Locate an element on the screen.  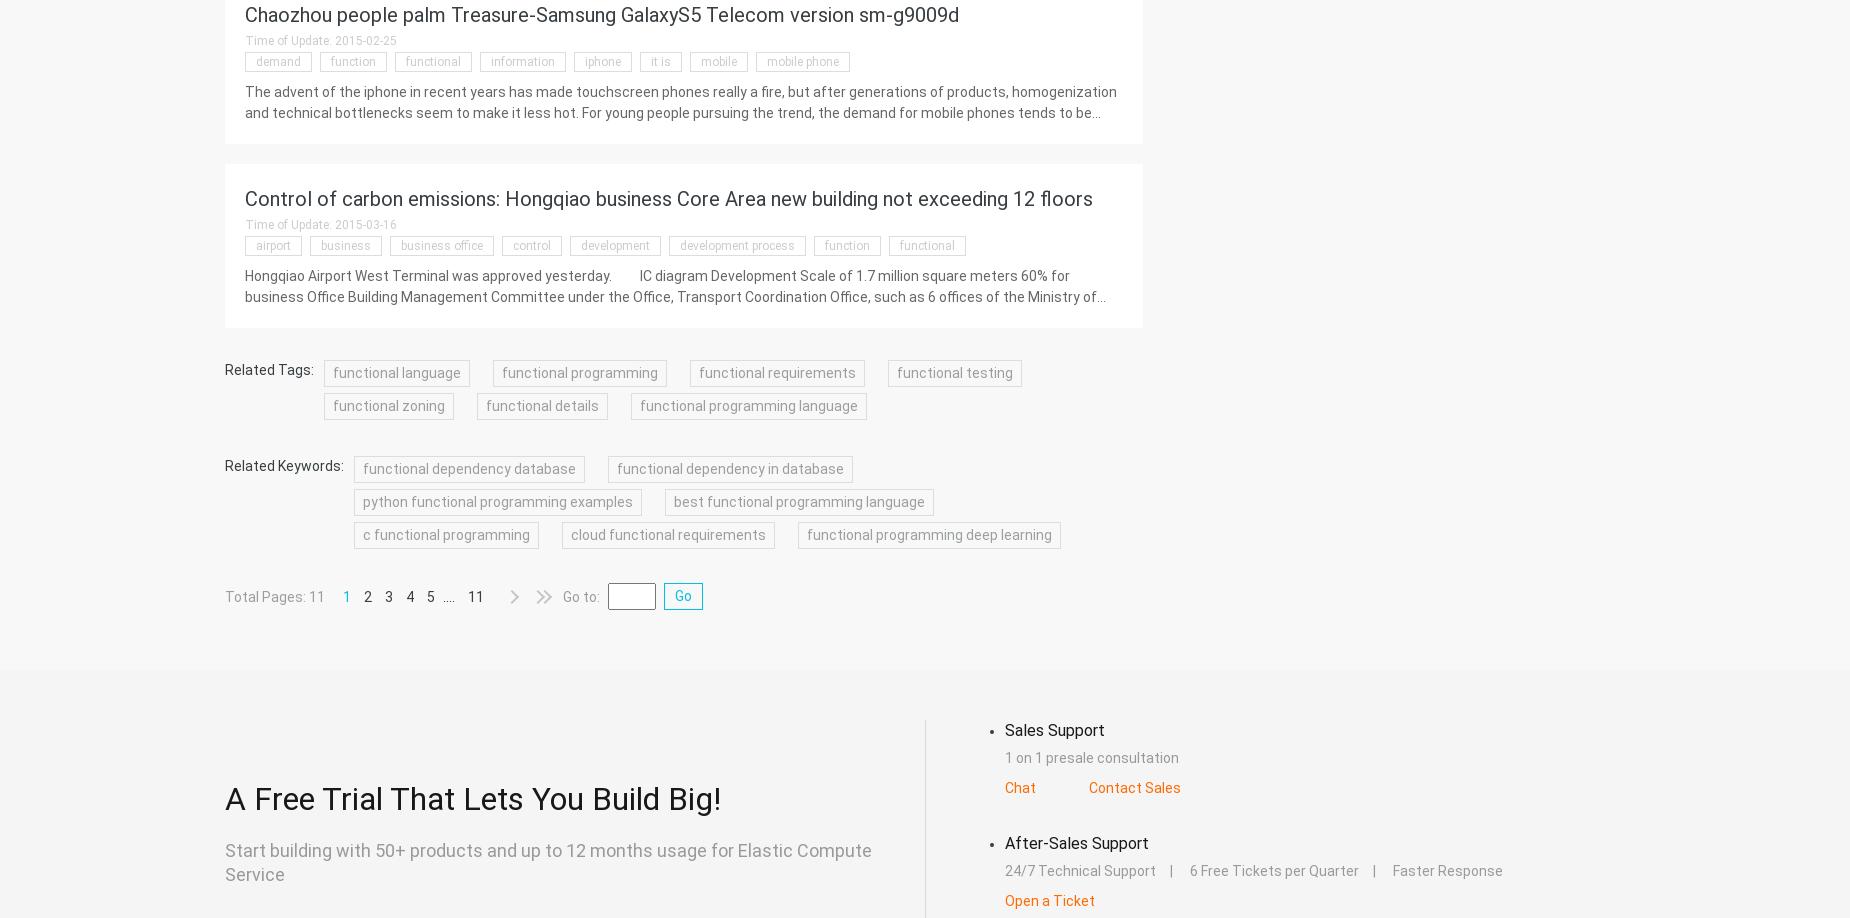
'functional details' is located at coordinates (485, 405).